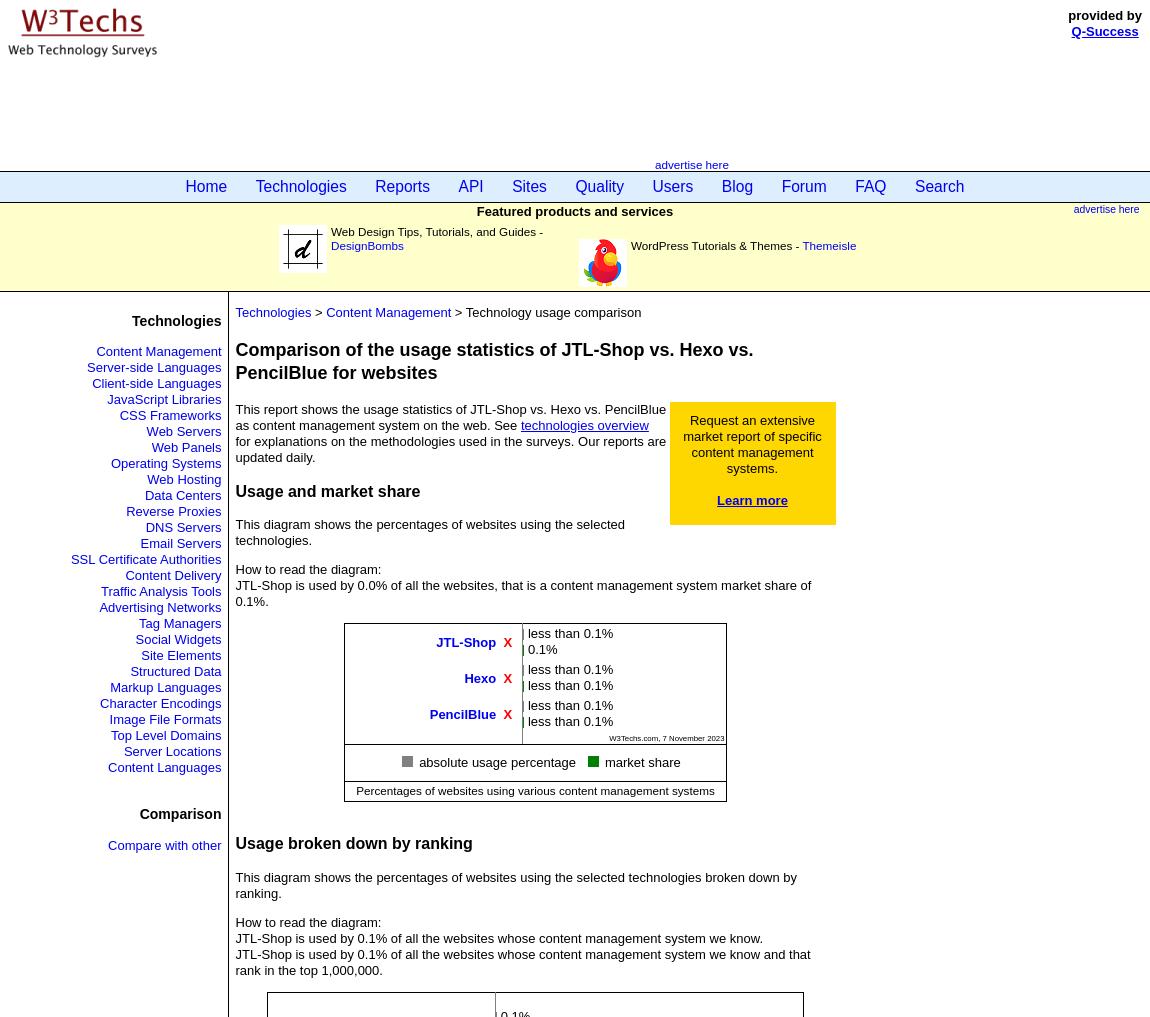 The image size is (1150, 1017). I want to click on 'DNS Servers', so click(181, 527).